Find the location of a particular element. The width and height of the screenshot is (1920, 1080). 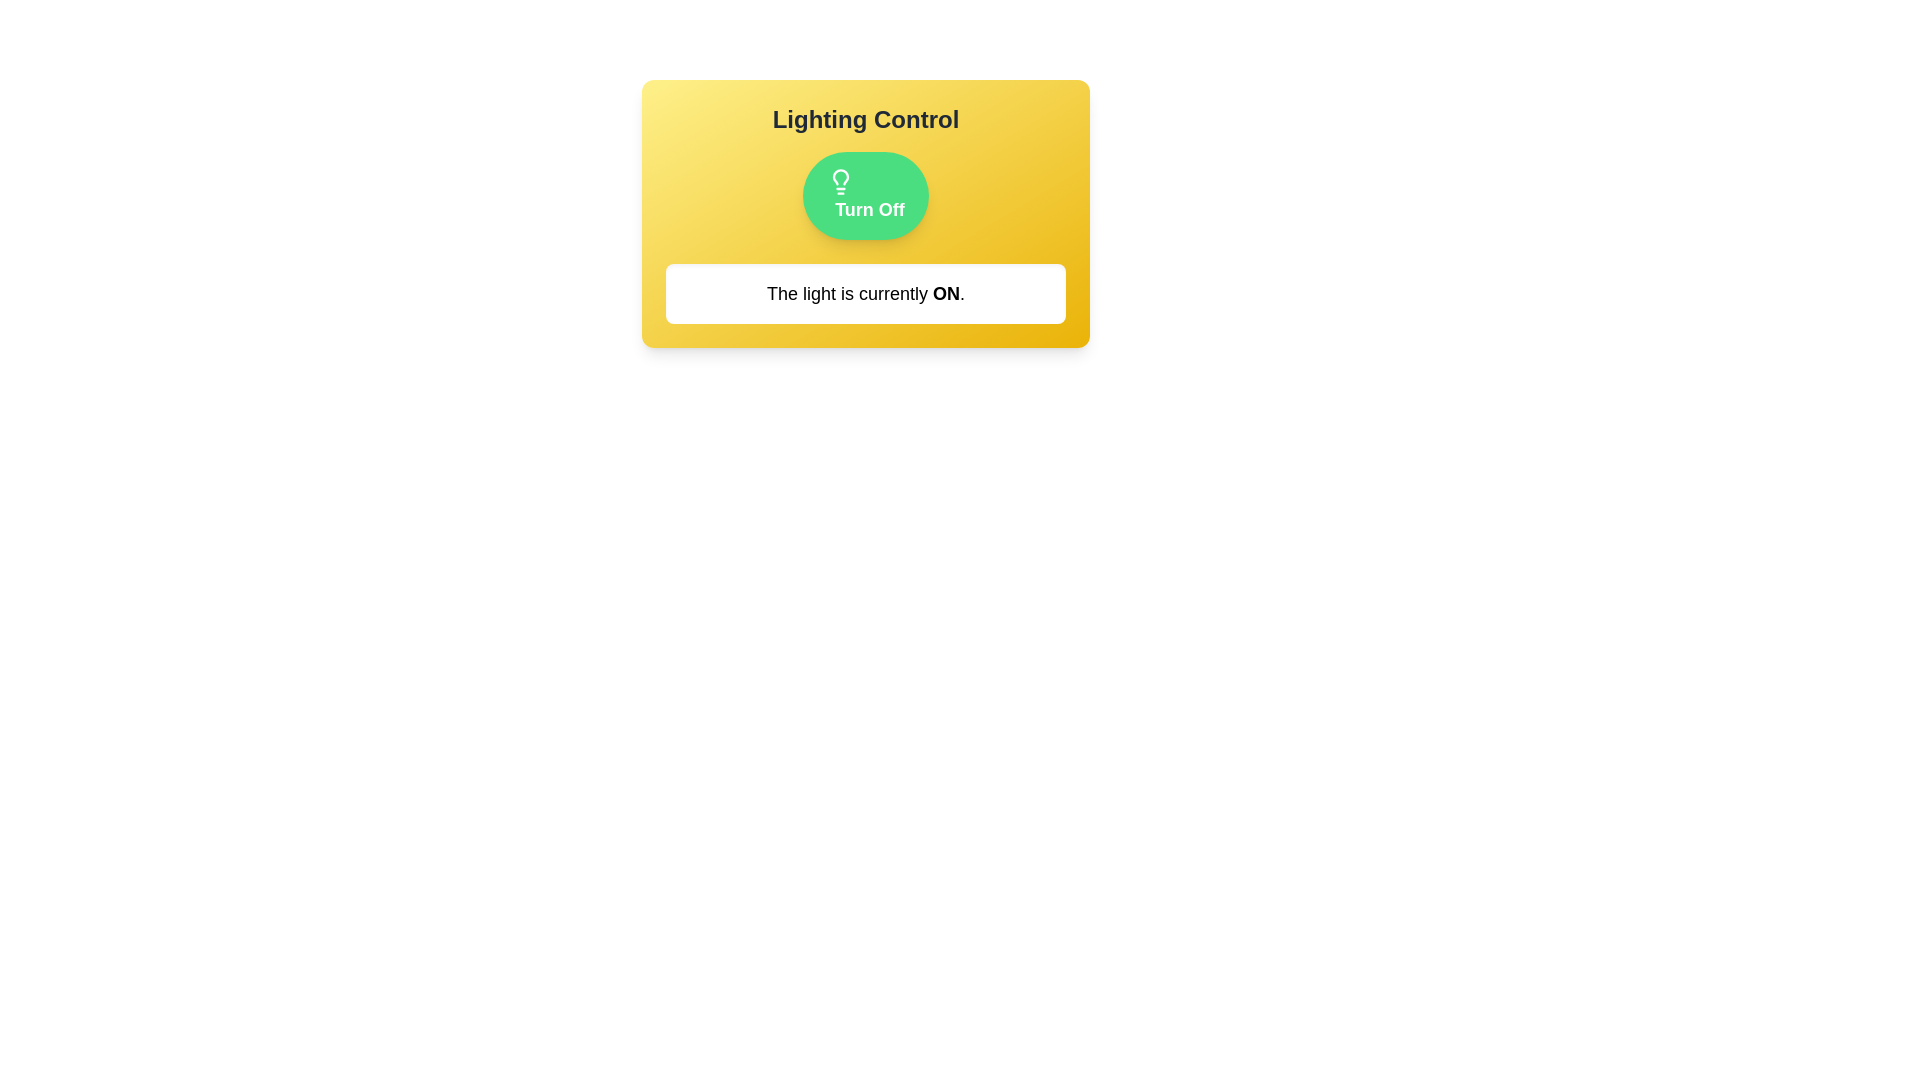

the text displayed below the button to determine the current light status is located at coordinates (865, 293).